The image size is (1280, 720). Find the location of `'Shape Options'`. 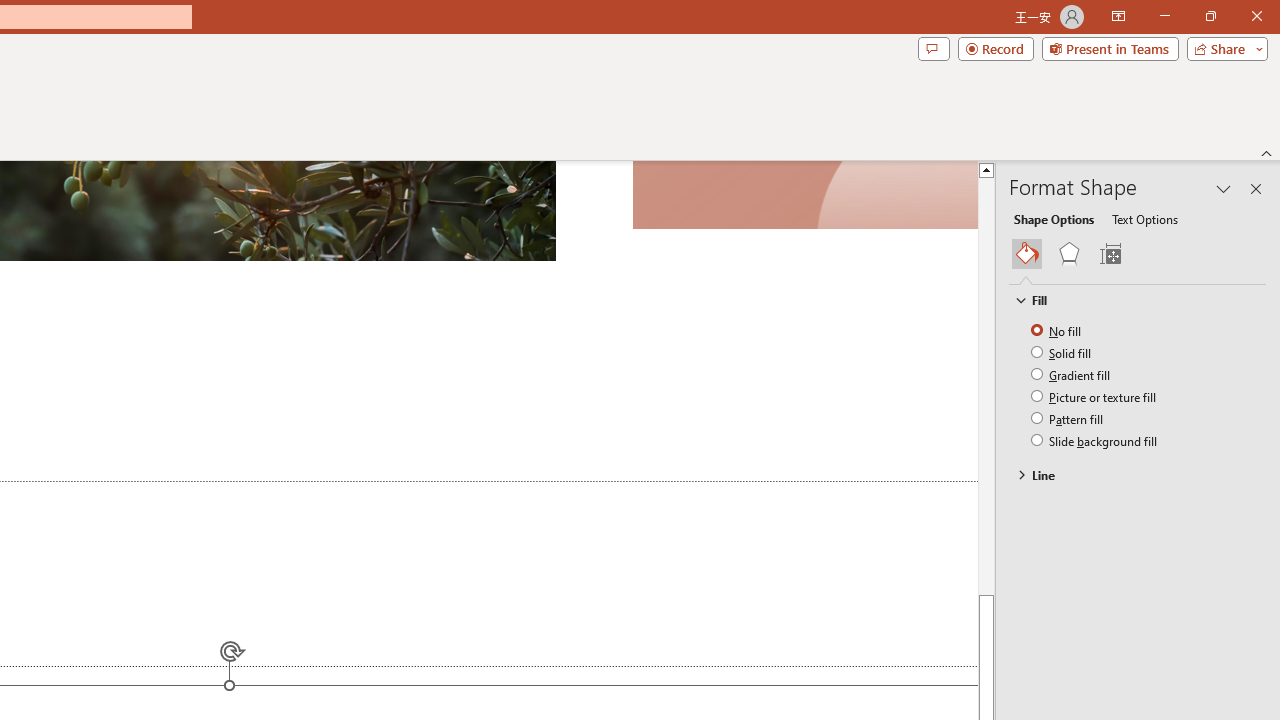

'Shape Options' is located at coordinates (1053, 218).